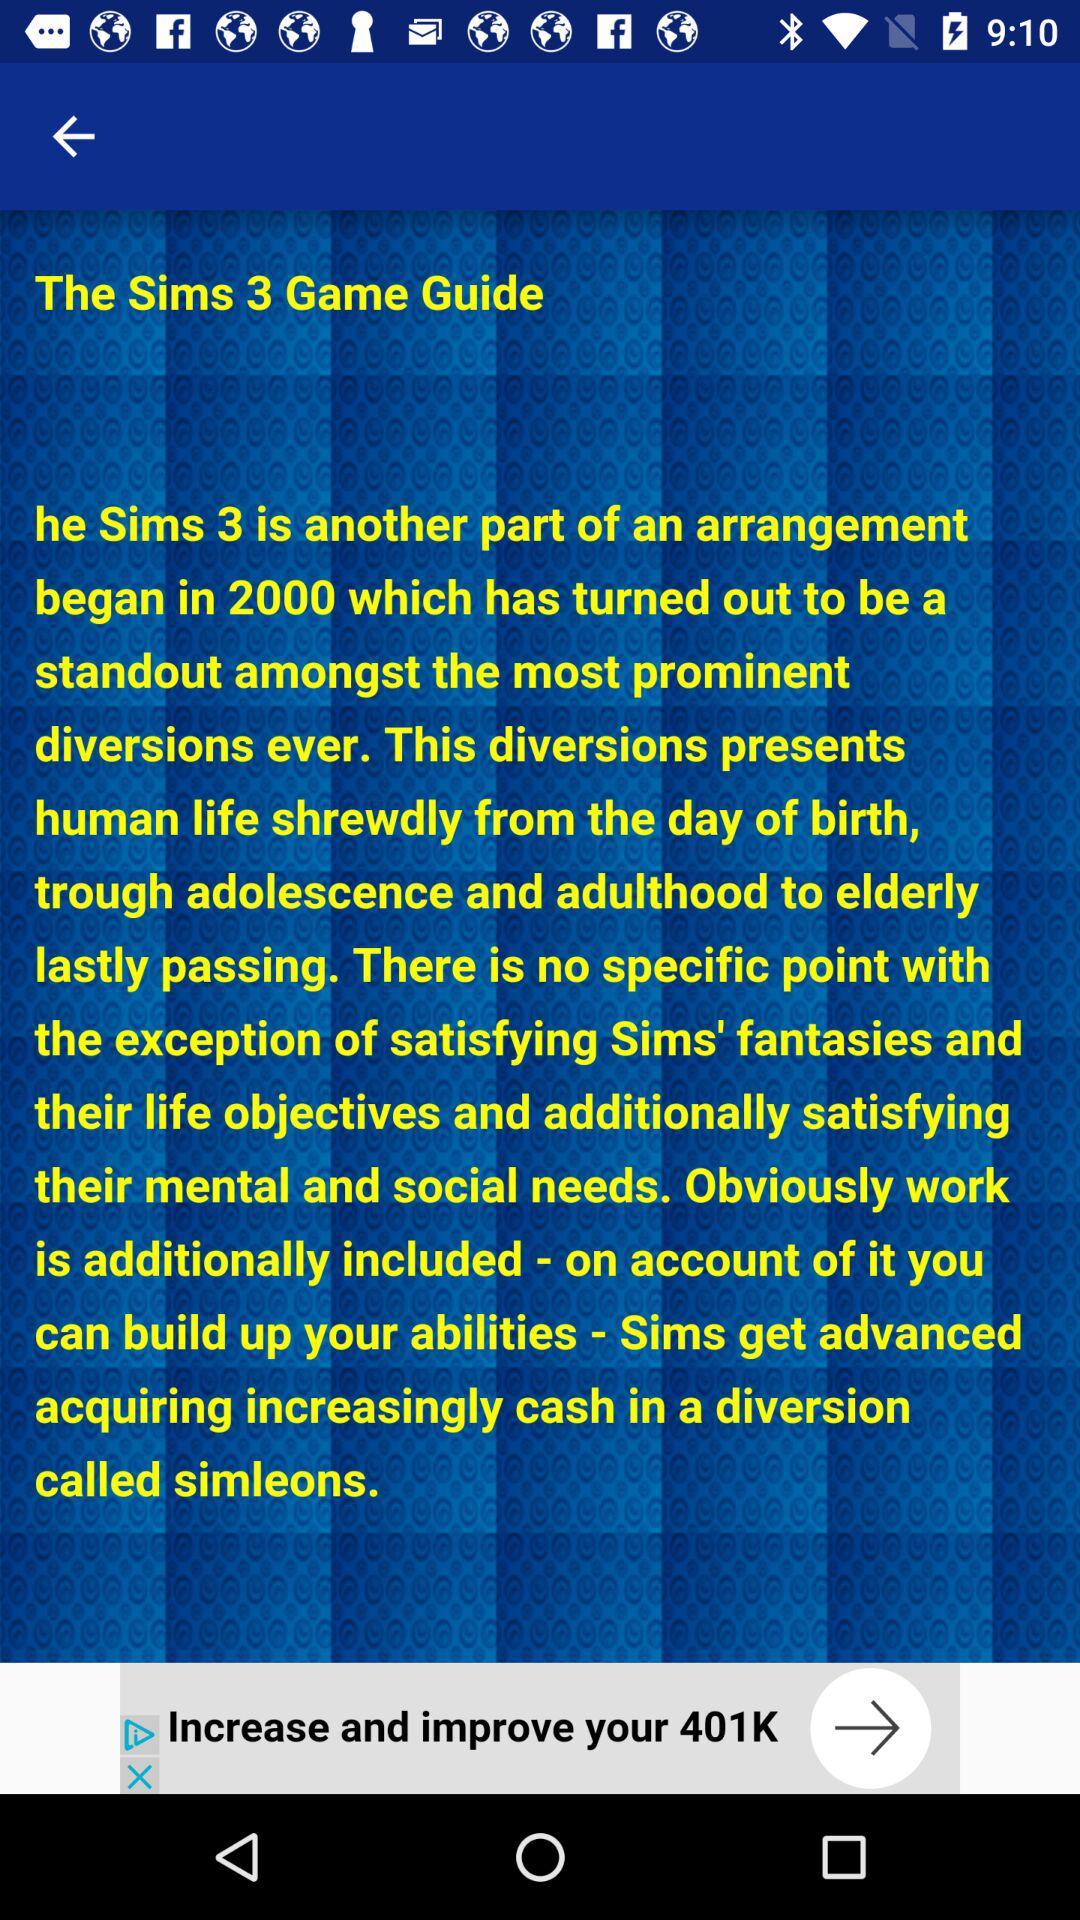 The width and height of the screenshot is (1080, 1920). Describe the element at coordinates (540, 1727) in the screenshot. I see `advertisement page` at that location.